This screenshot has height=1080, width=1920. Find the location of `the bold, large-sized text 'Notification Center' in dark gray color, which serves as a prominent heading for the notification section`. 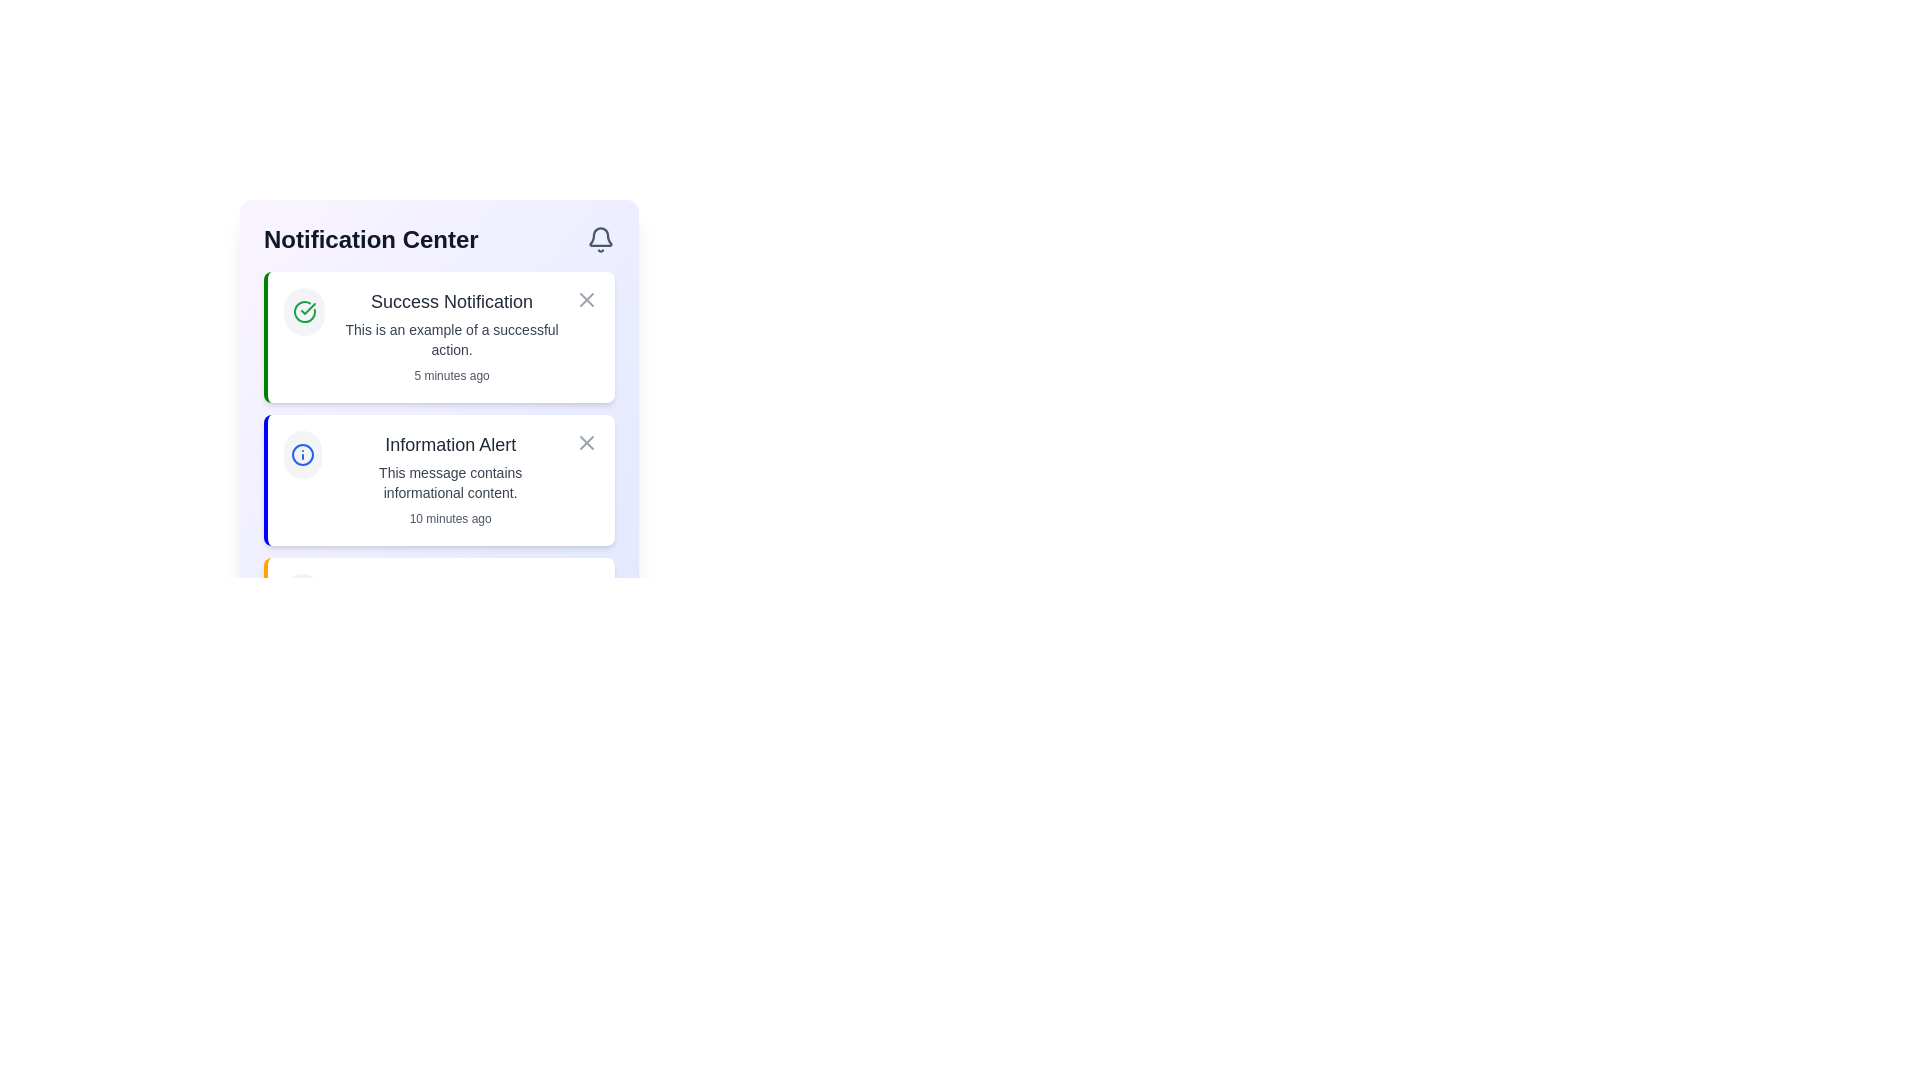

the bold, large-sized text 'Notification Center' in dark gray color, which serves as a prominent heading for the notification section is located at coordinates (371, 238).